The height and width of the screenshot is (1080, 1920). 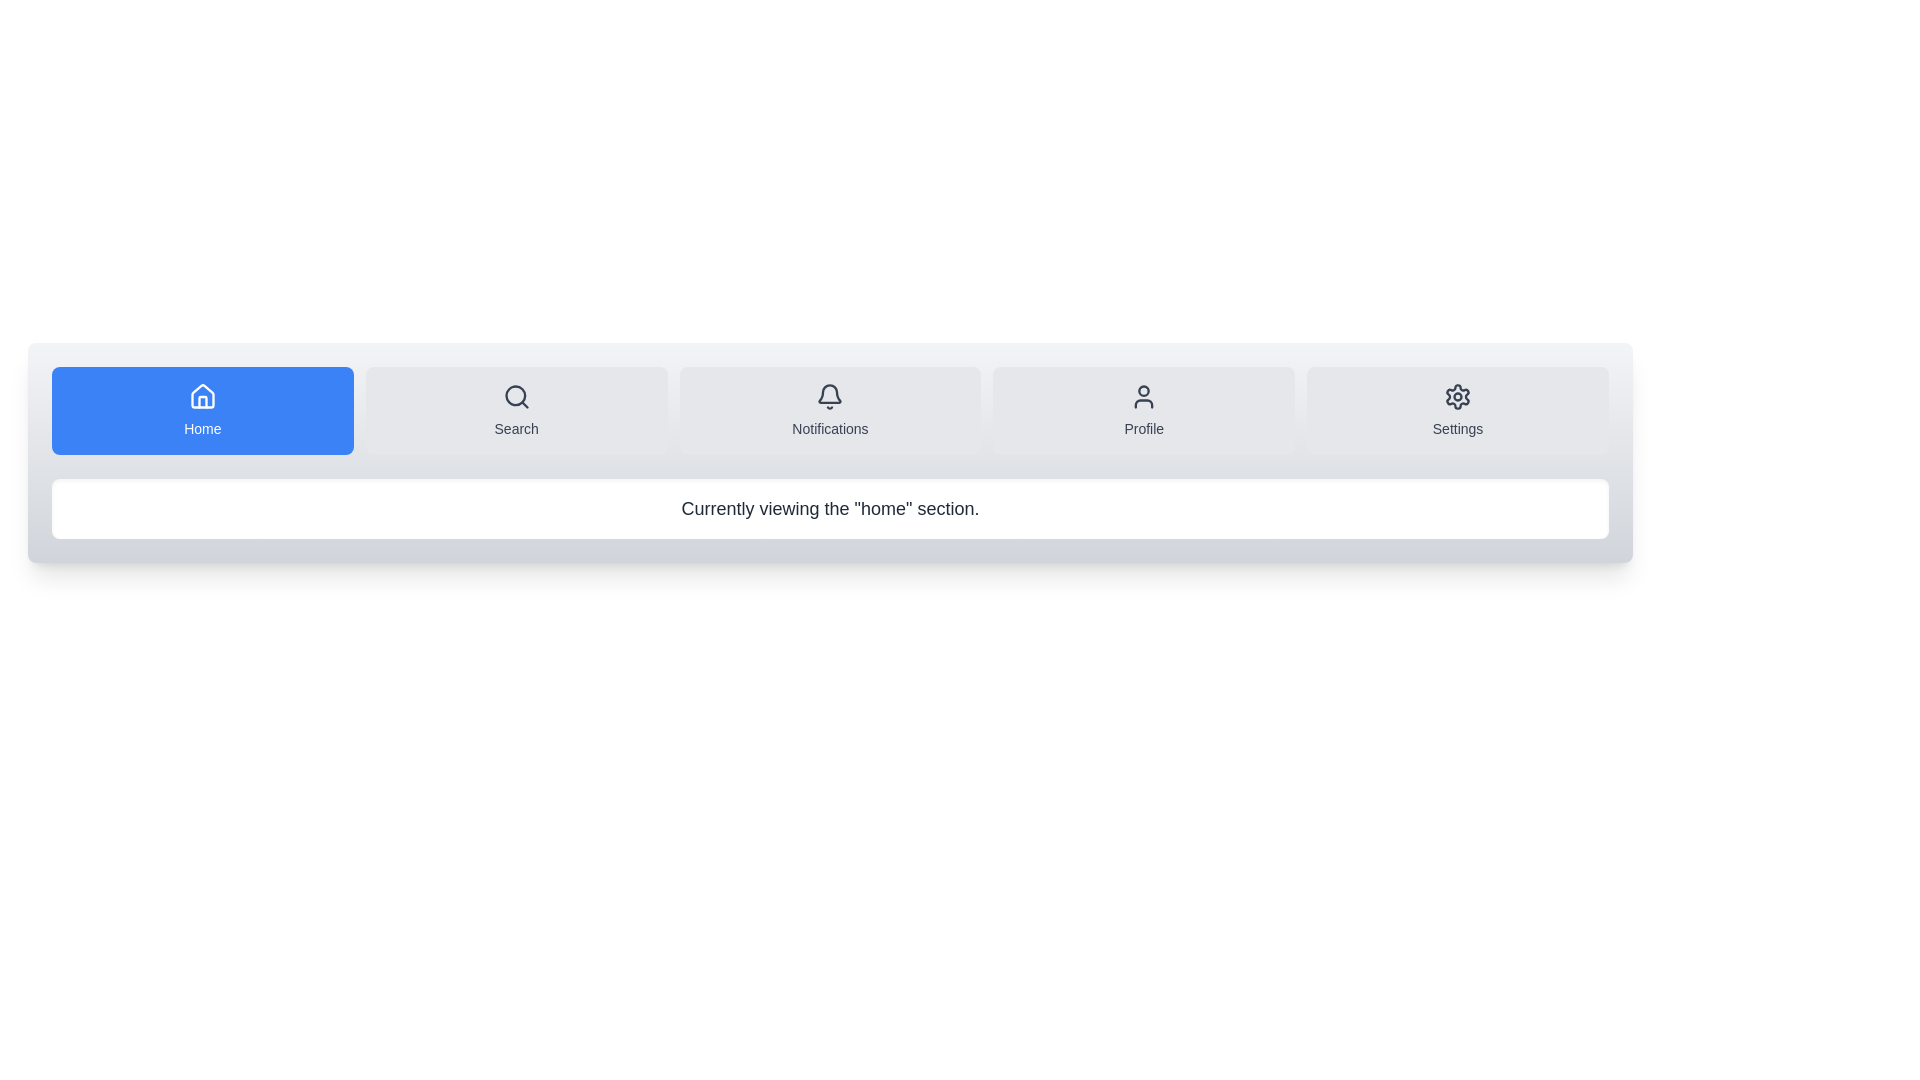 I want to click on the user profile icon on the 'Profile' button in the navigation bar to trigger a tooltip or animation, so click(x=1144, y=397).